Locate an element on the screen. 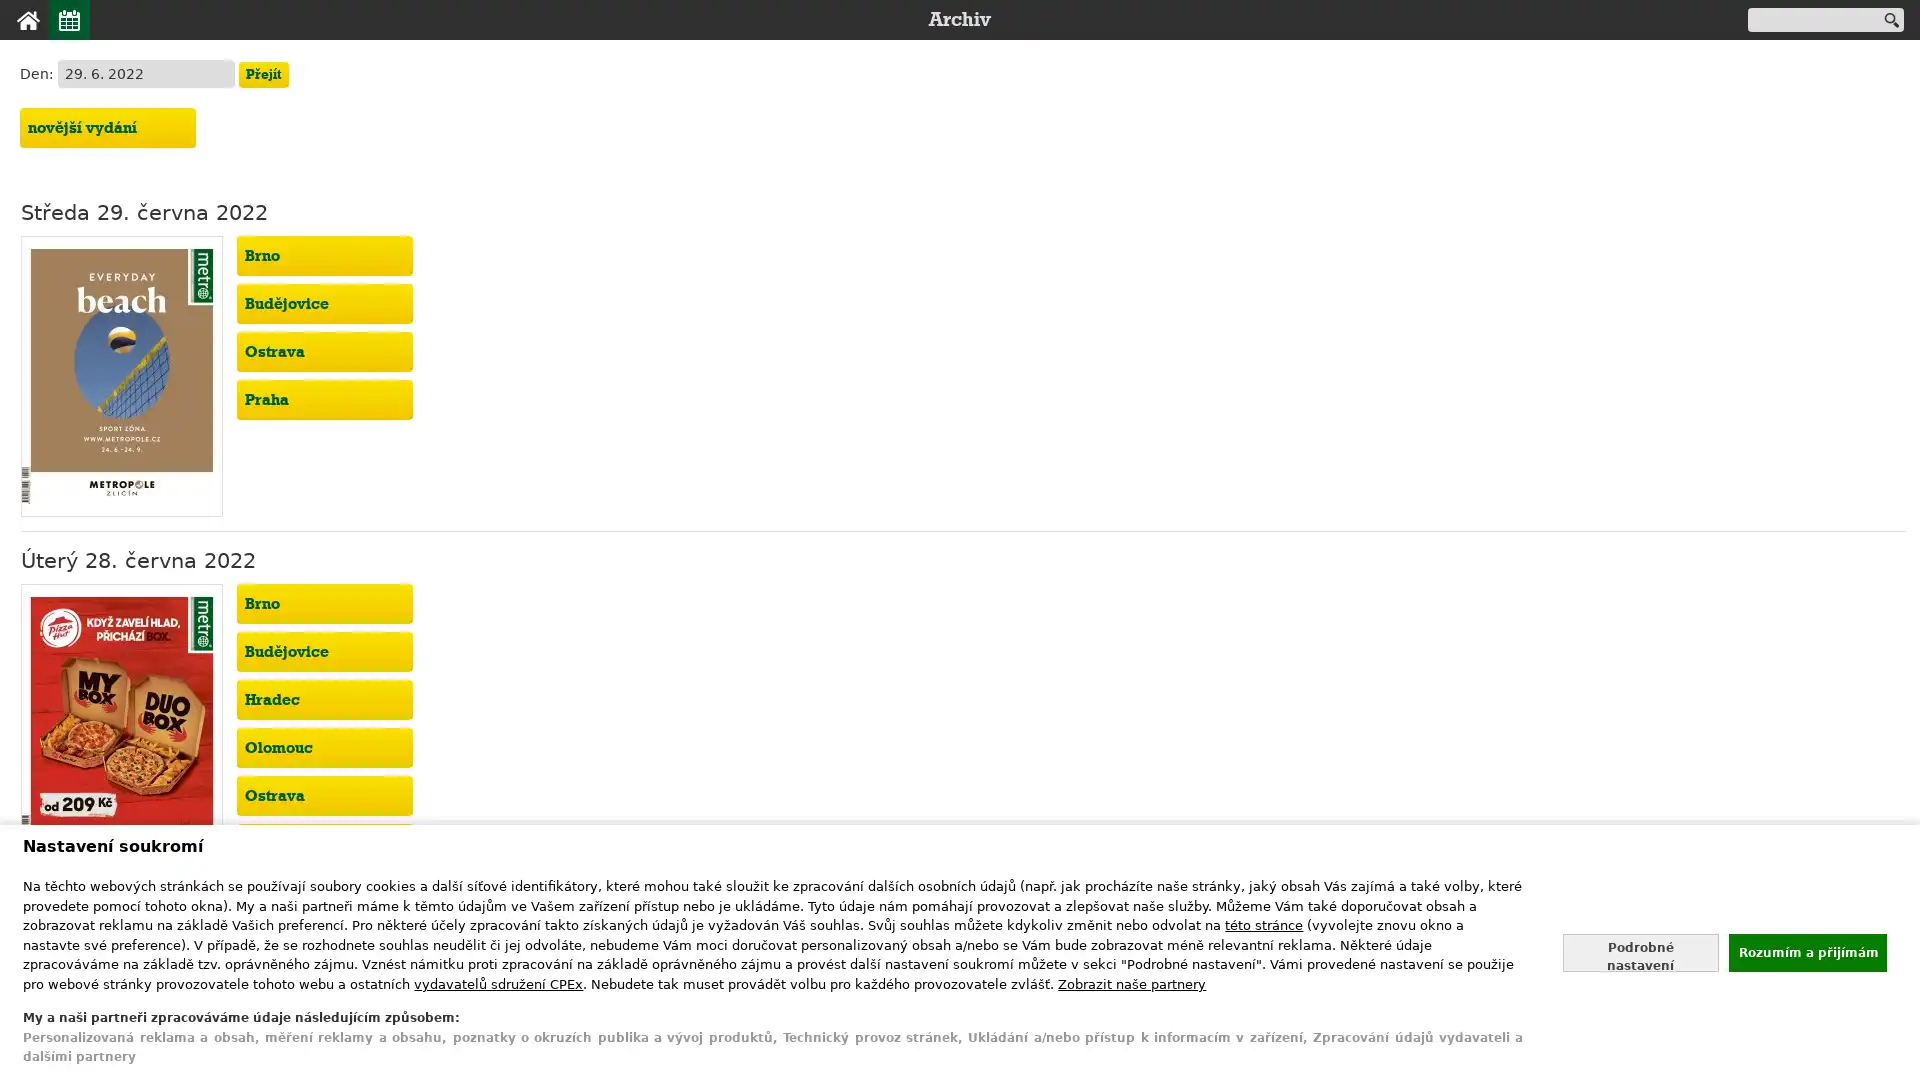 This screenshot has height=1080, width=1920. Souhlasit s nasim zpracovanim udaju a zavrit is located at coordinates (1806, 951).